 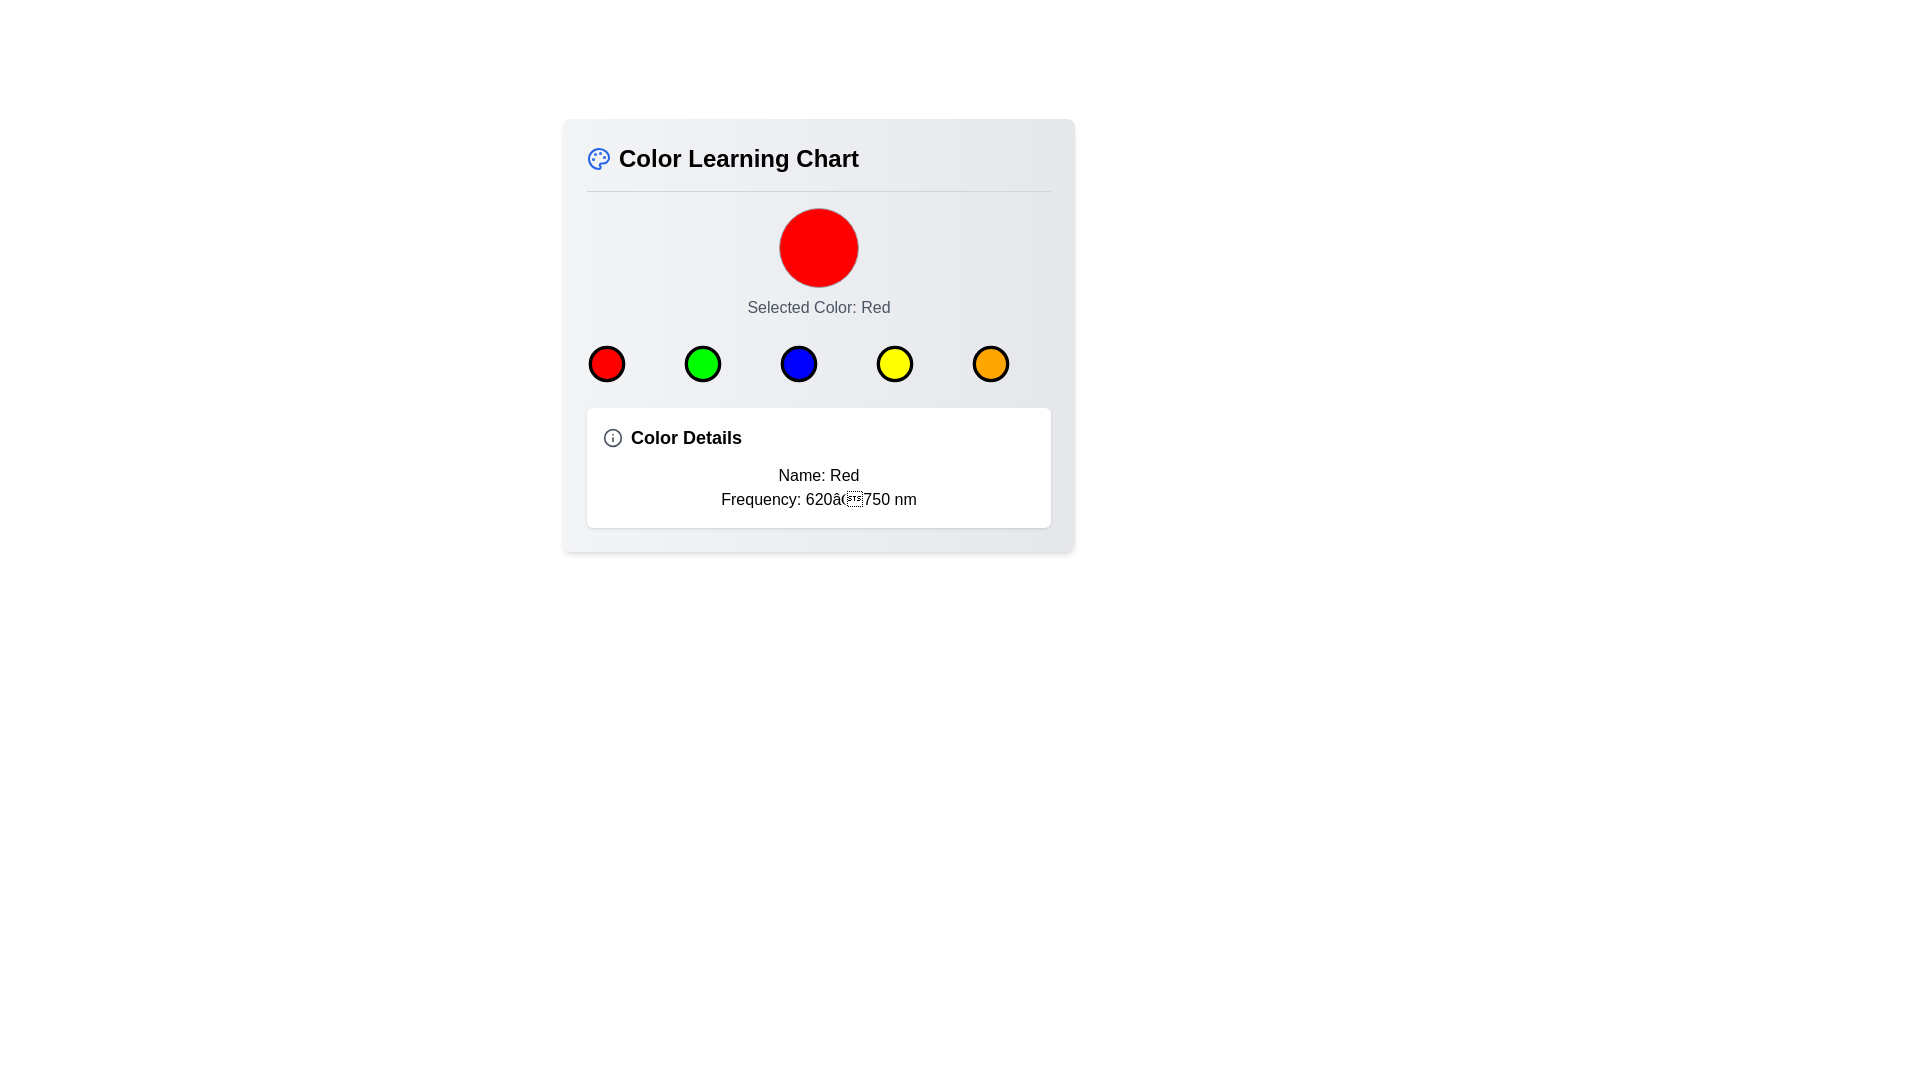 I want to click on the fourth circular color indicator icon with a blue fill and black border, so click(x=797, y=363).